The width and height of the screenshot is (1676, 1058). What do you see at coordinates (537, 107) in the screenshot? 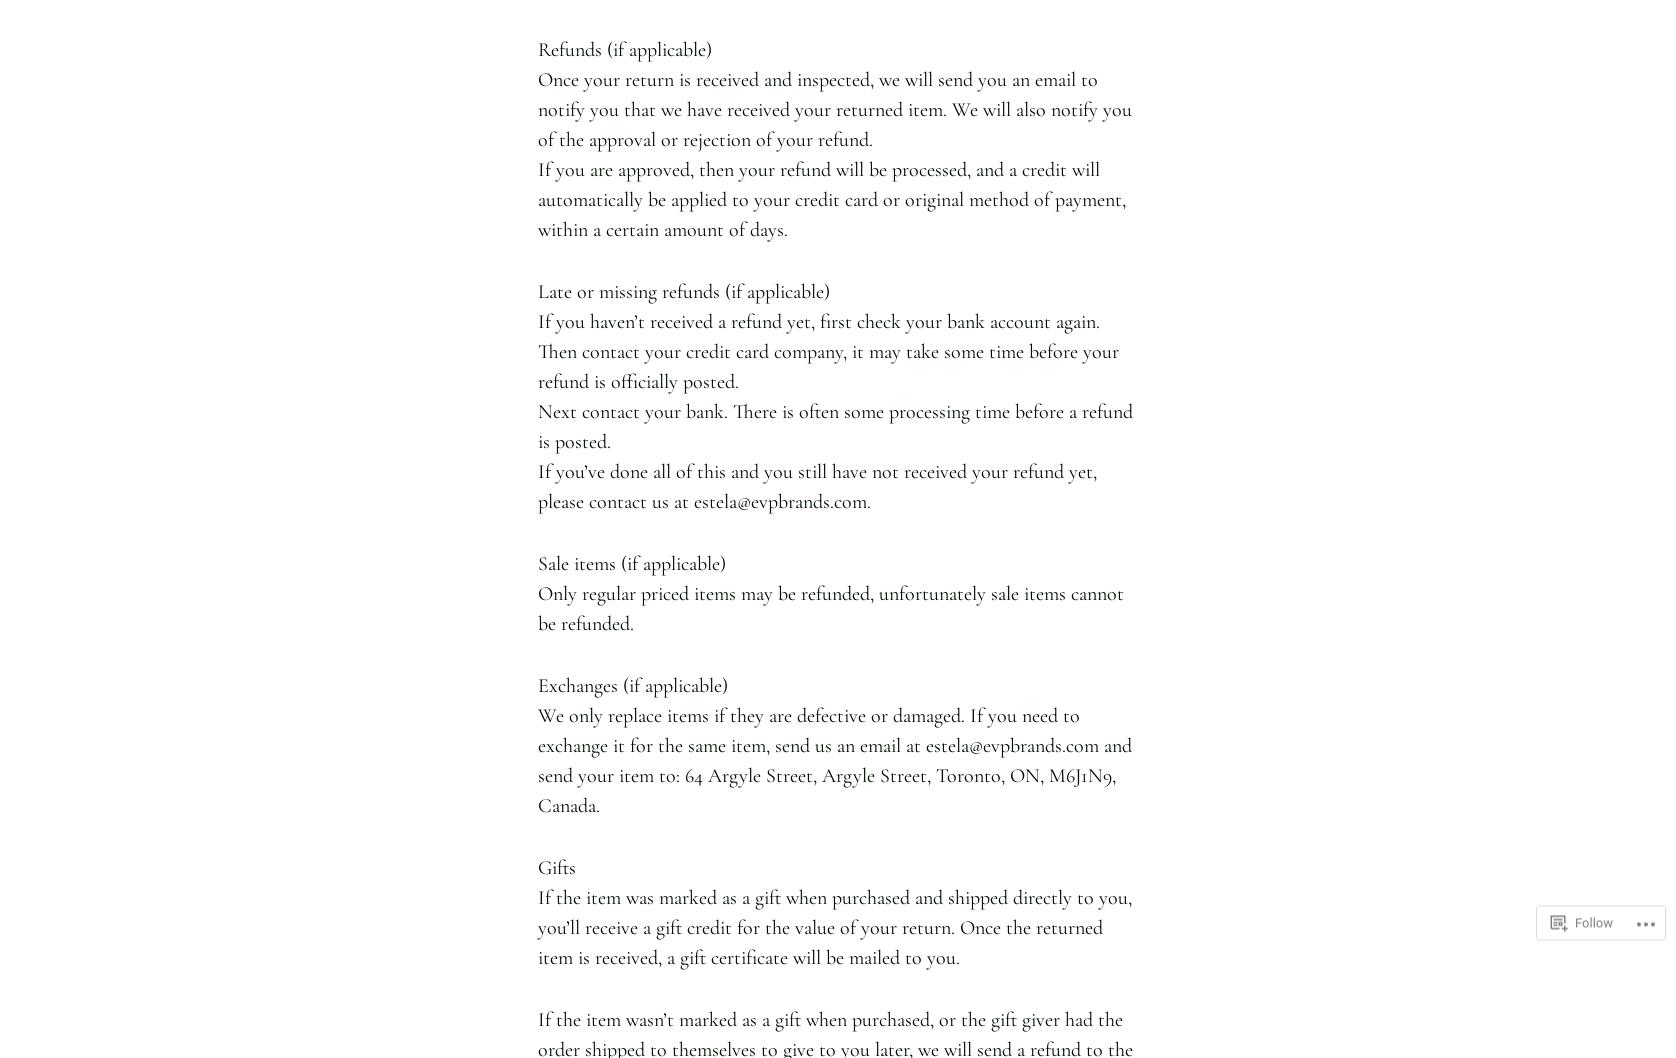
I see `'Once your return is received and inspected, we will send you an email to notify you that we have received your returned item. We will also notify you of the approval or rejection of your refund.'` at bounding box center [537, 107].